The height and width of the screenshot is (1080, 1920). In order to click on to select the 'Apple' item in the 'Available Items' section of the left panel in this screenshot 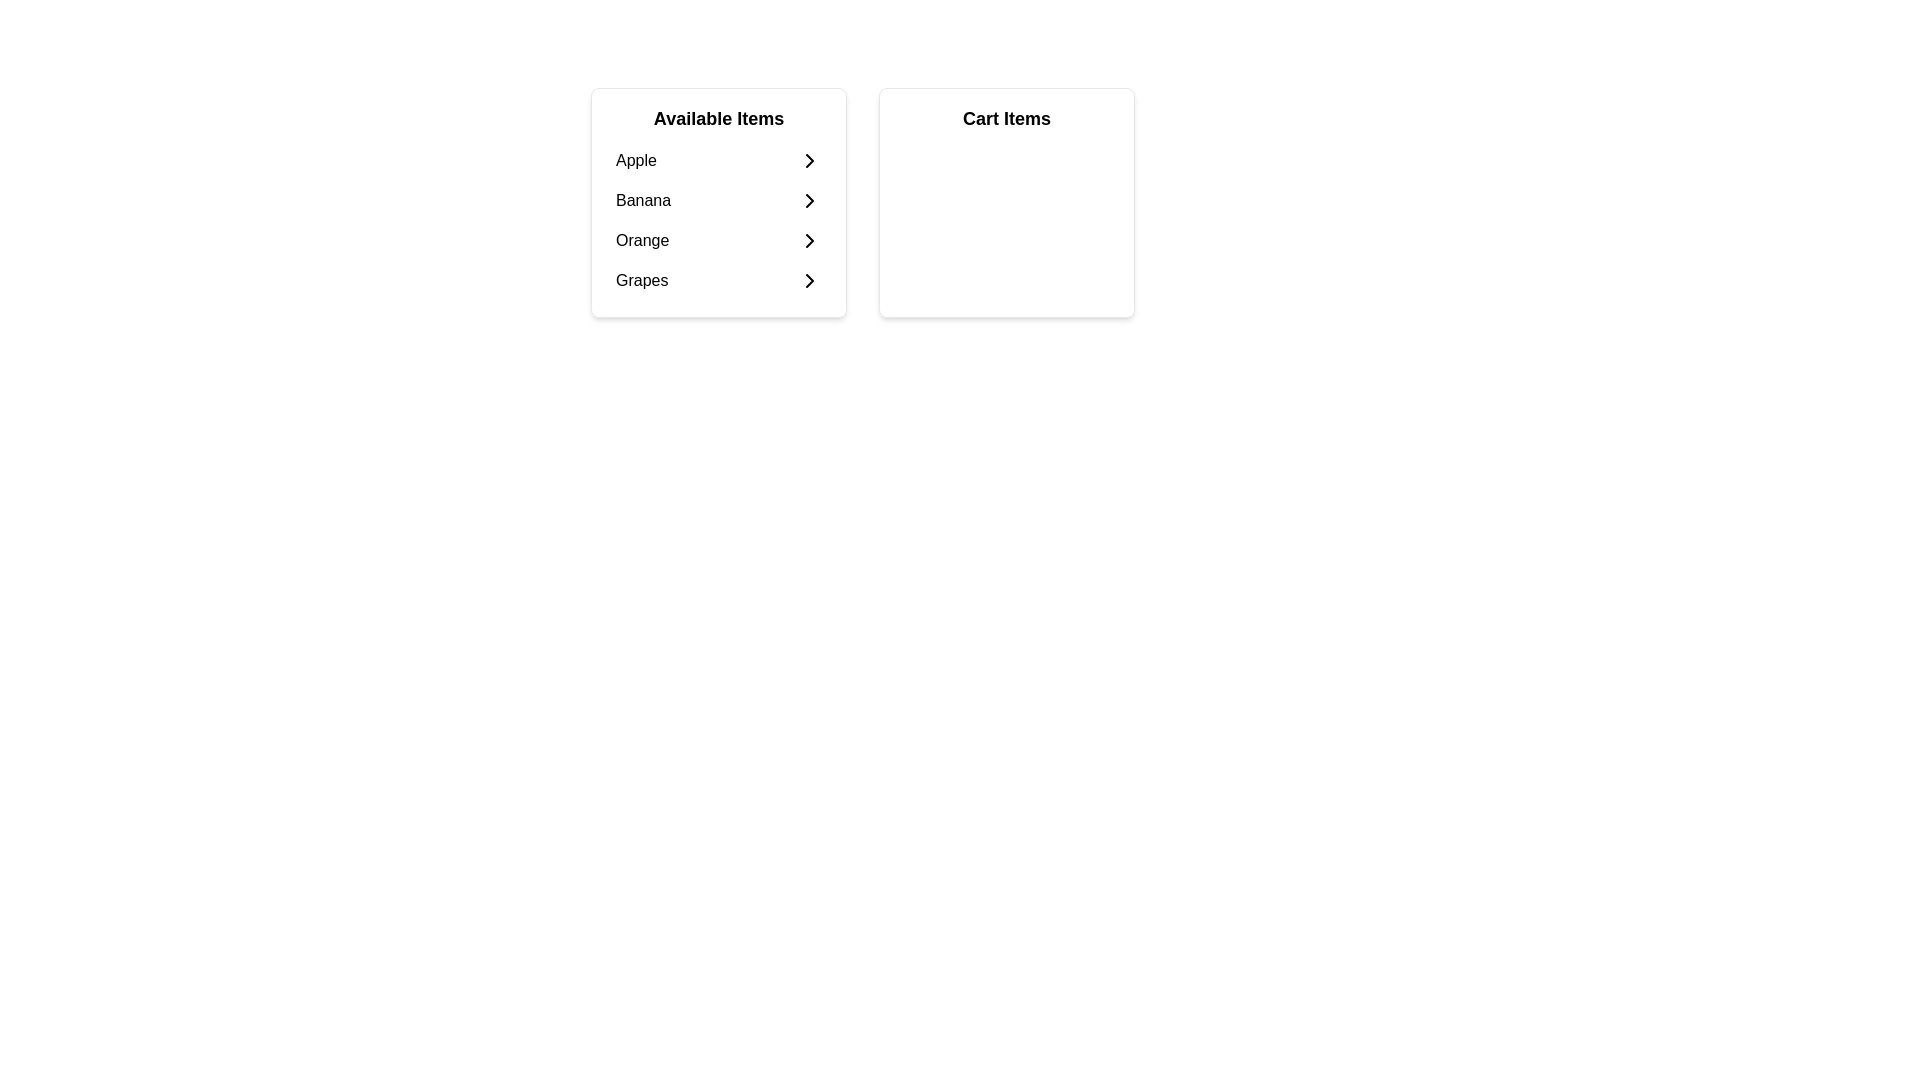, I will do `click(719, 160)`.